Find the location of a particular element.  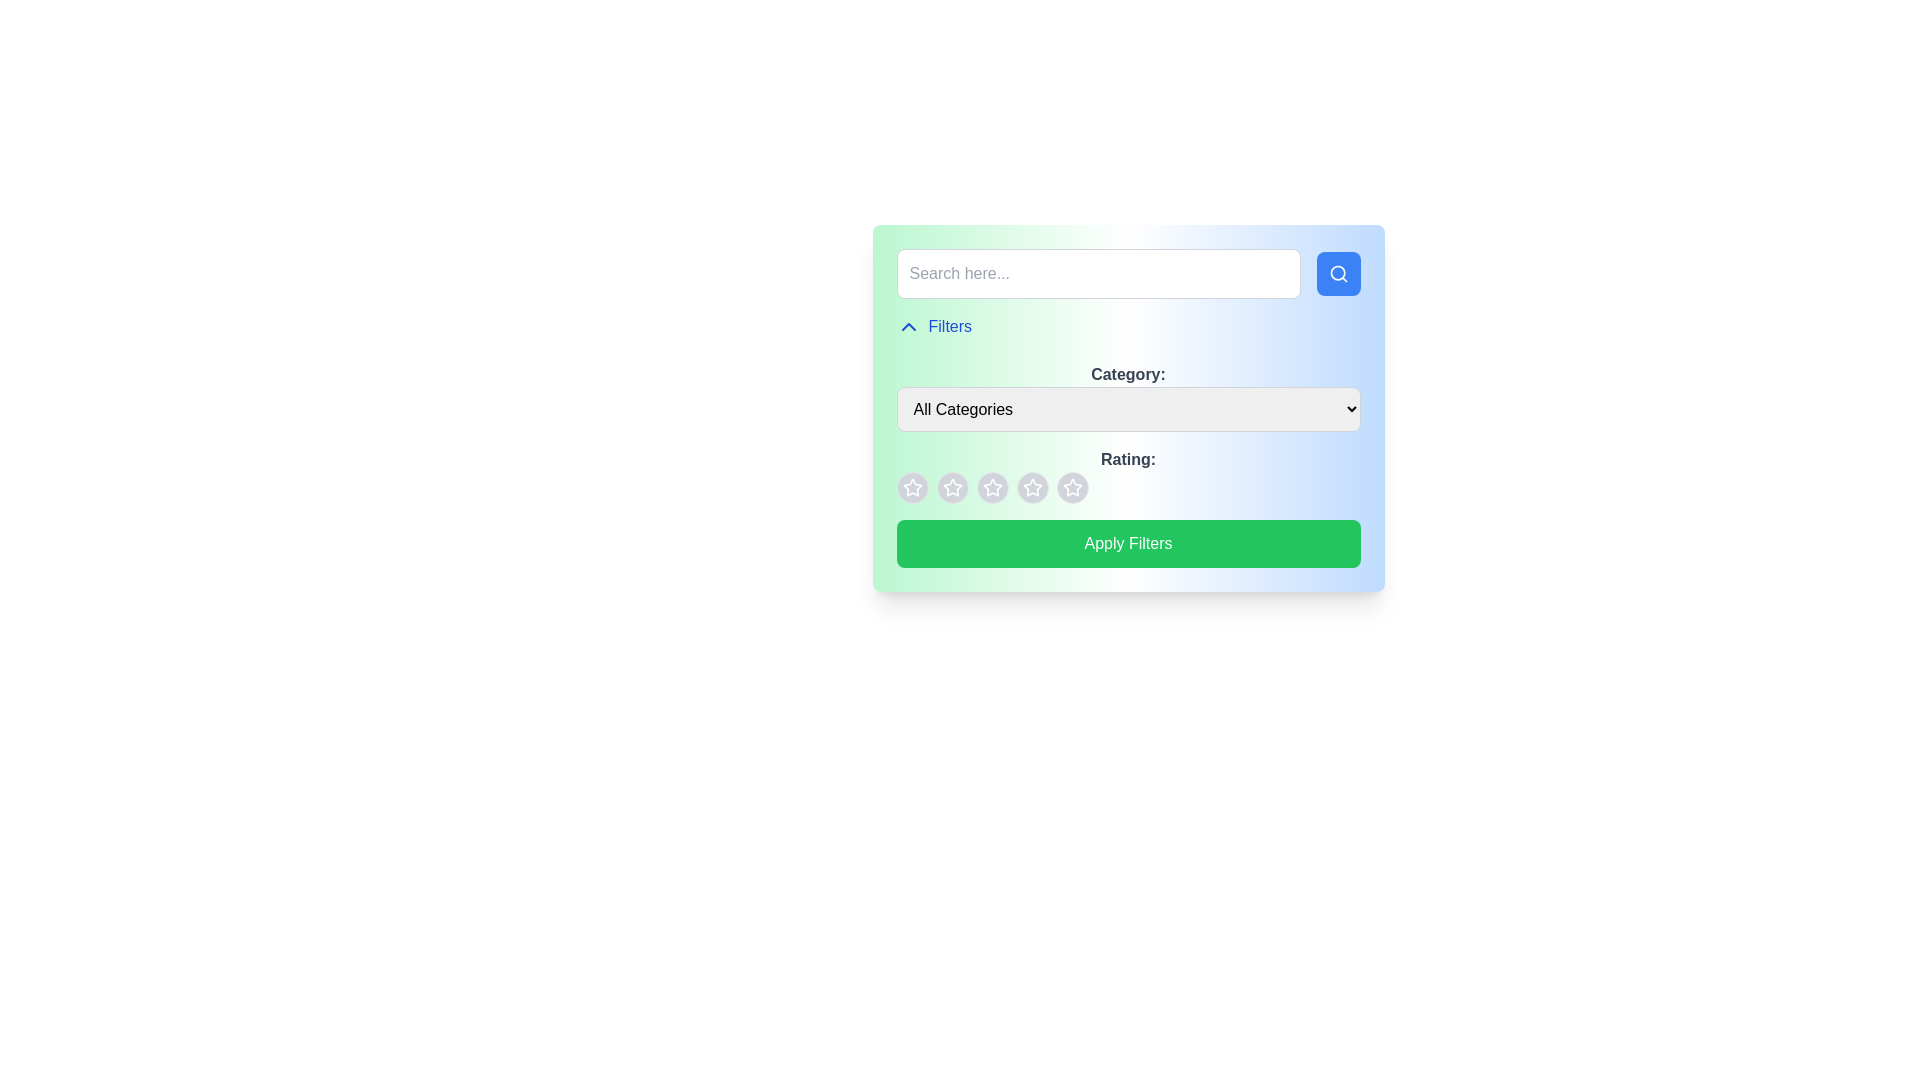

the 'Category:' text label, which is displayed in a bold and semibold dark gray font above the dropdown menu labeled 'All Categories.' is located at coordinates (1128, 374).